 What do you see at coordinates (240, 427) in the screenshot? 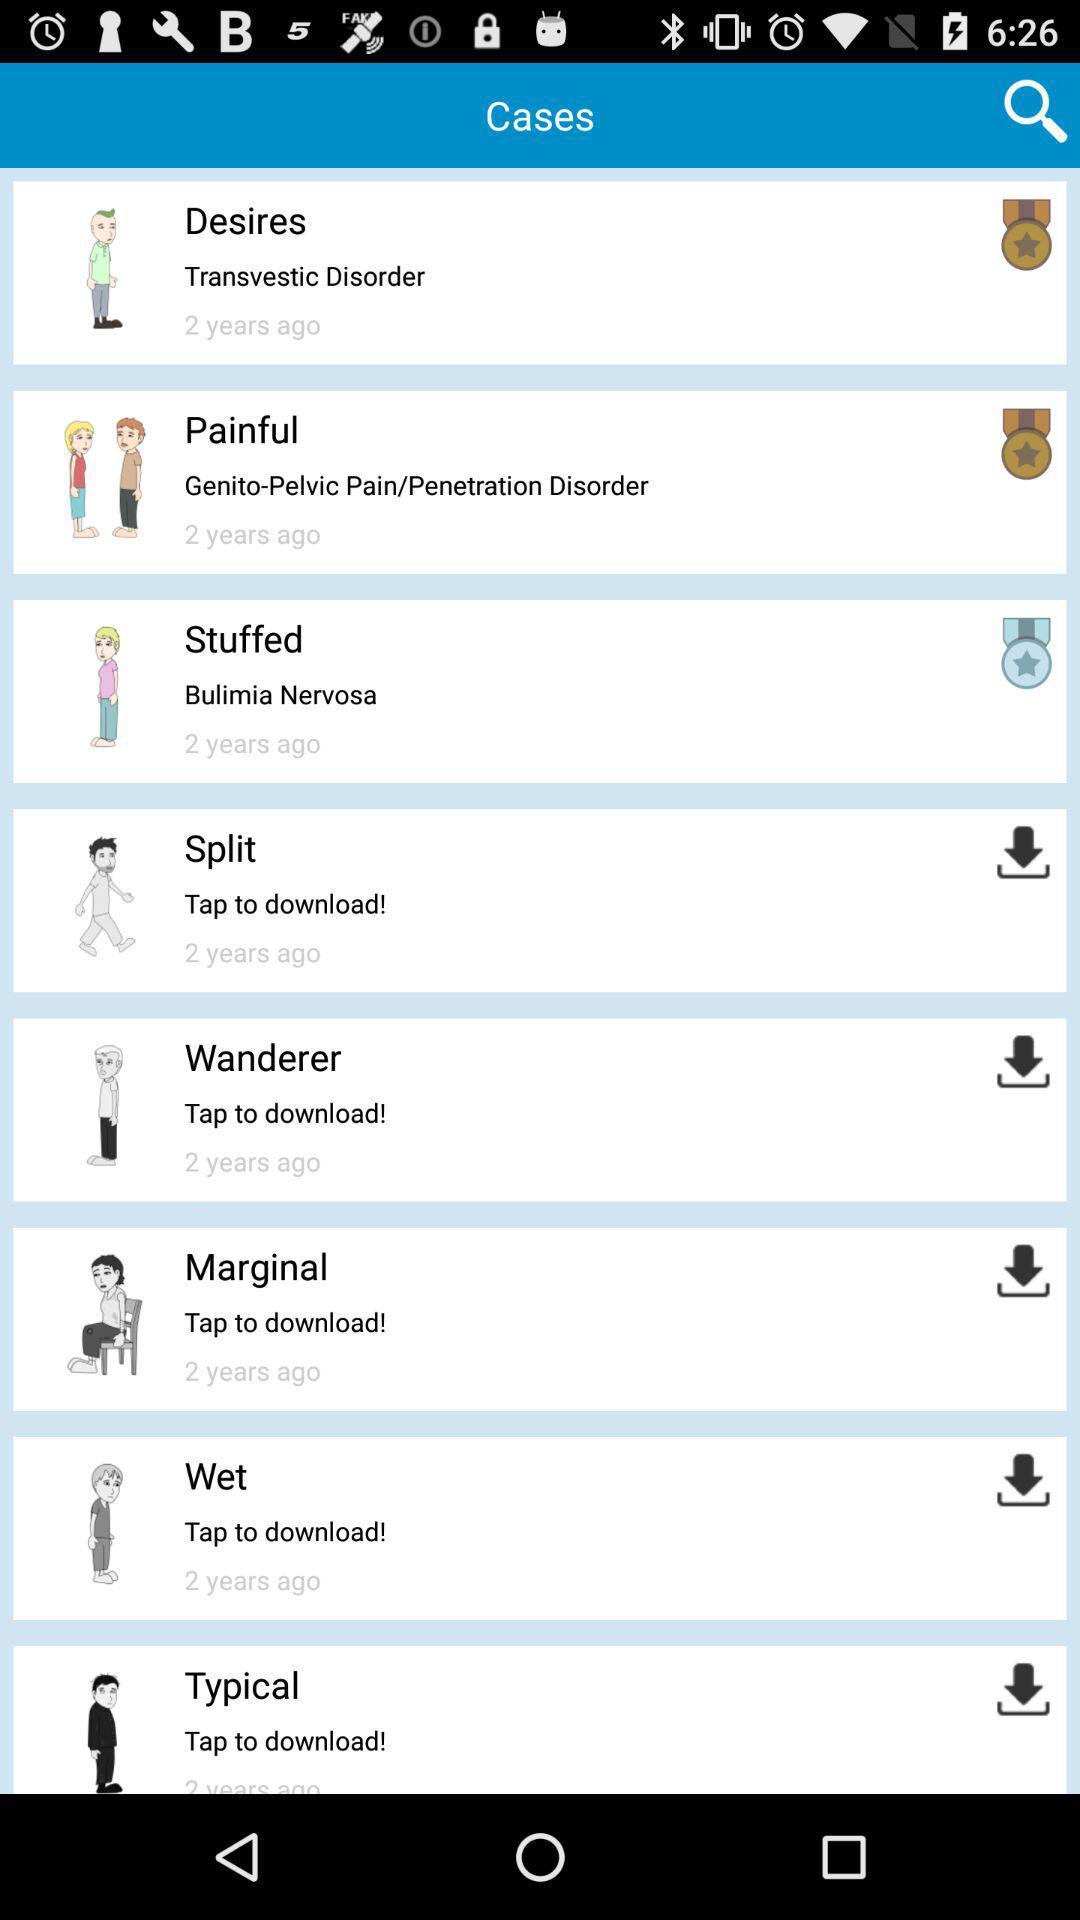
I see `painful item` at bounding box center [240, 427].